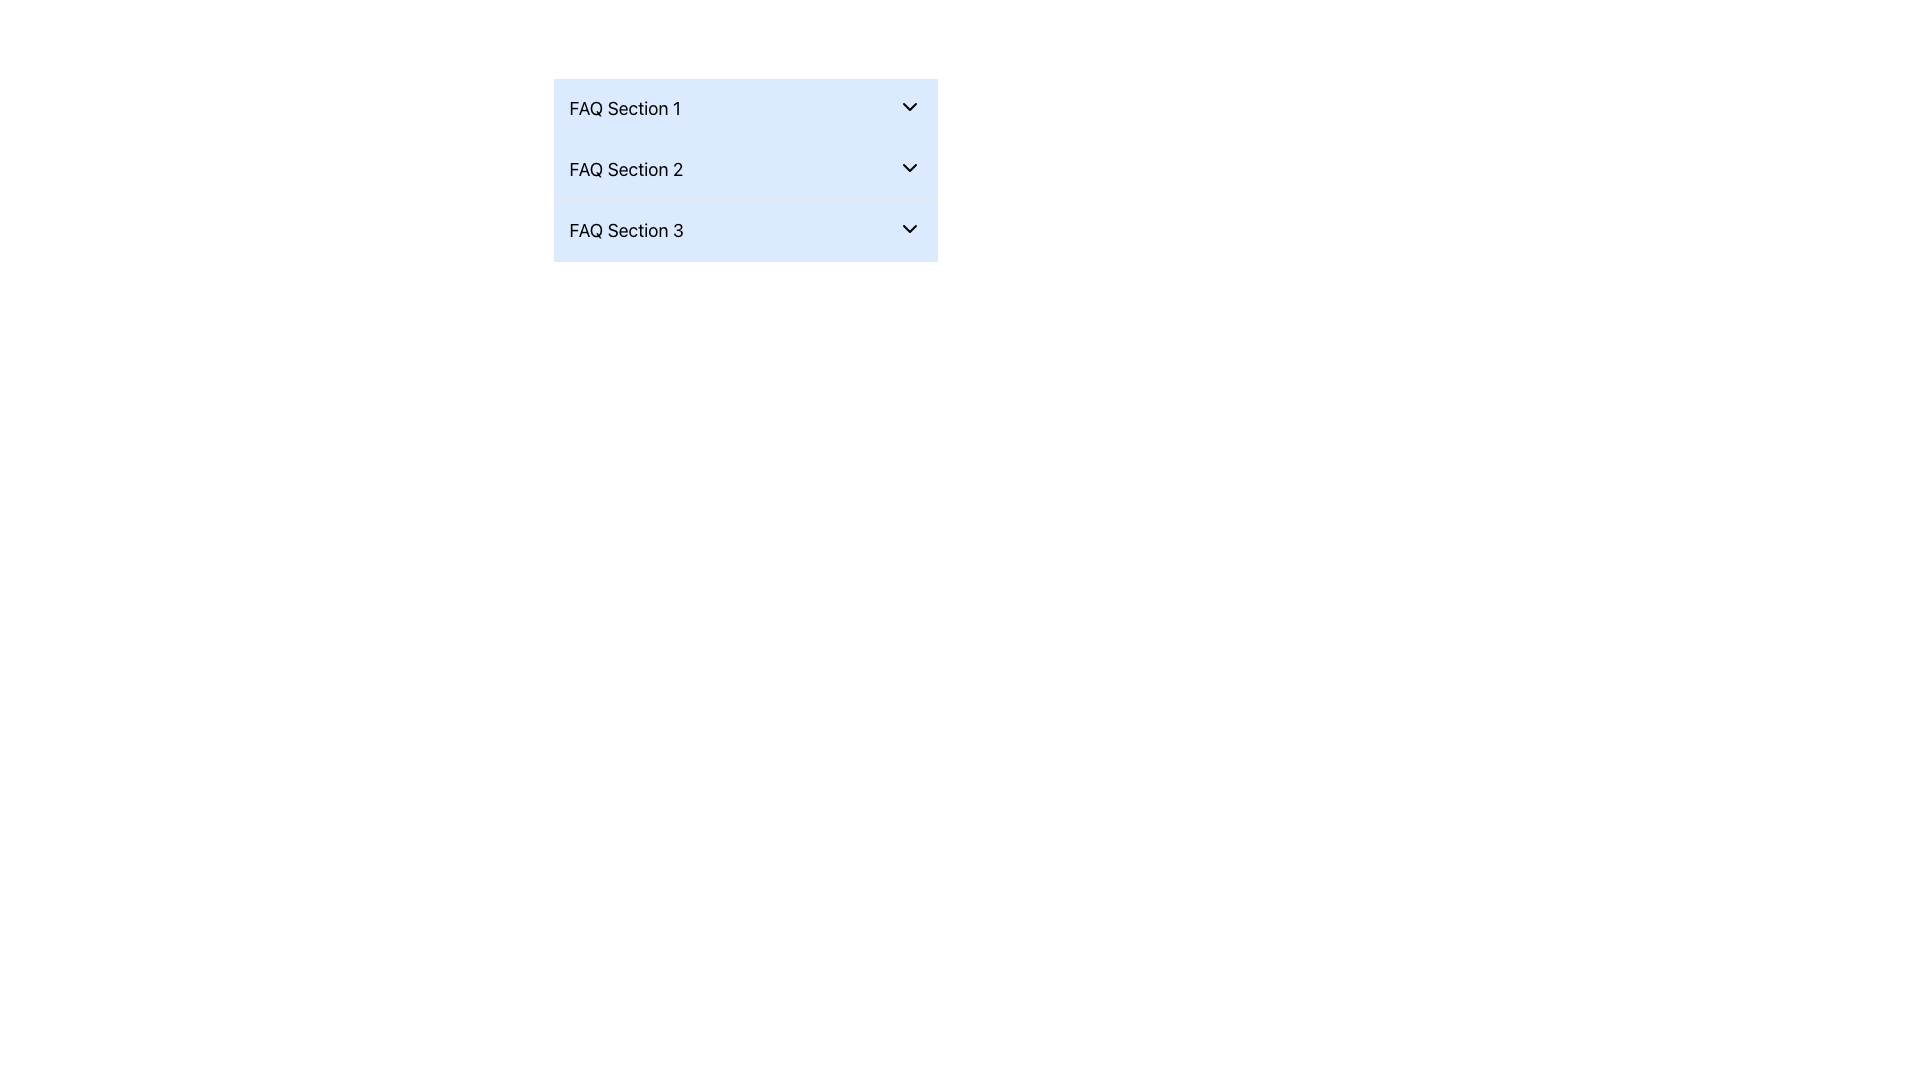 This screenshot has width=1920, height=1080. I want to click on the first button element in the vertical list, so click(744, 108).